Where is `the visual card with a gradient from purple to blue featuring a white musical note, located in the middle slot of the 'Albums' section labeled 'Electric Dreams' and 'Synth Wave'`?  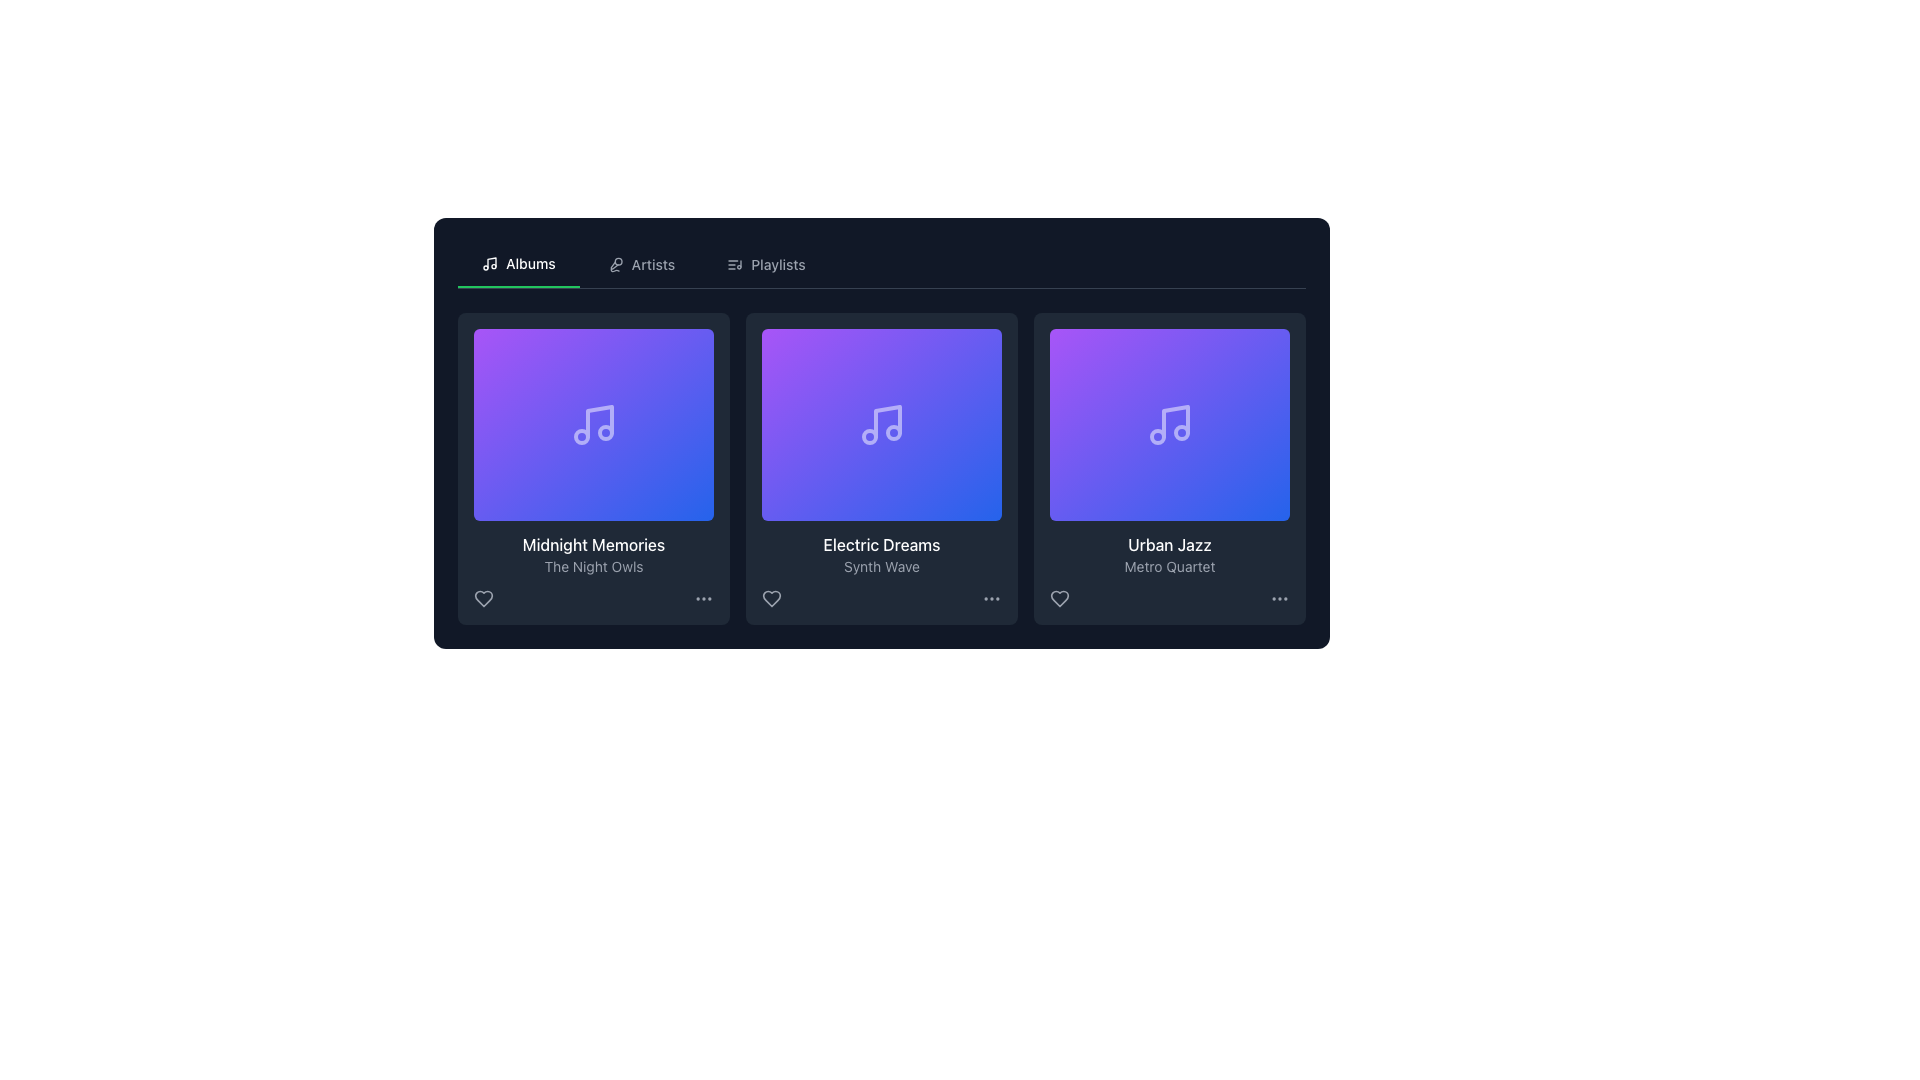
the visual card with a gradient from purple to blue featuring a white musical note, located in the middle slot of the 'Albums' section labeled 'Electric Dreams' and 'Synth Wave' is located at coordinates (881, 423).